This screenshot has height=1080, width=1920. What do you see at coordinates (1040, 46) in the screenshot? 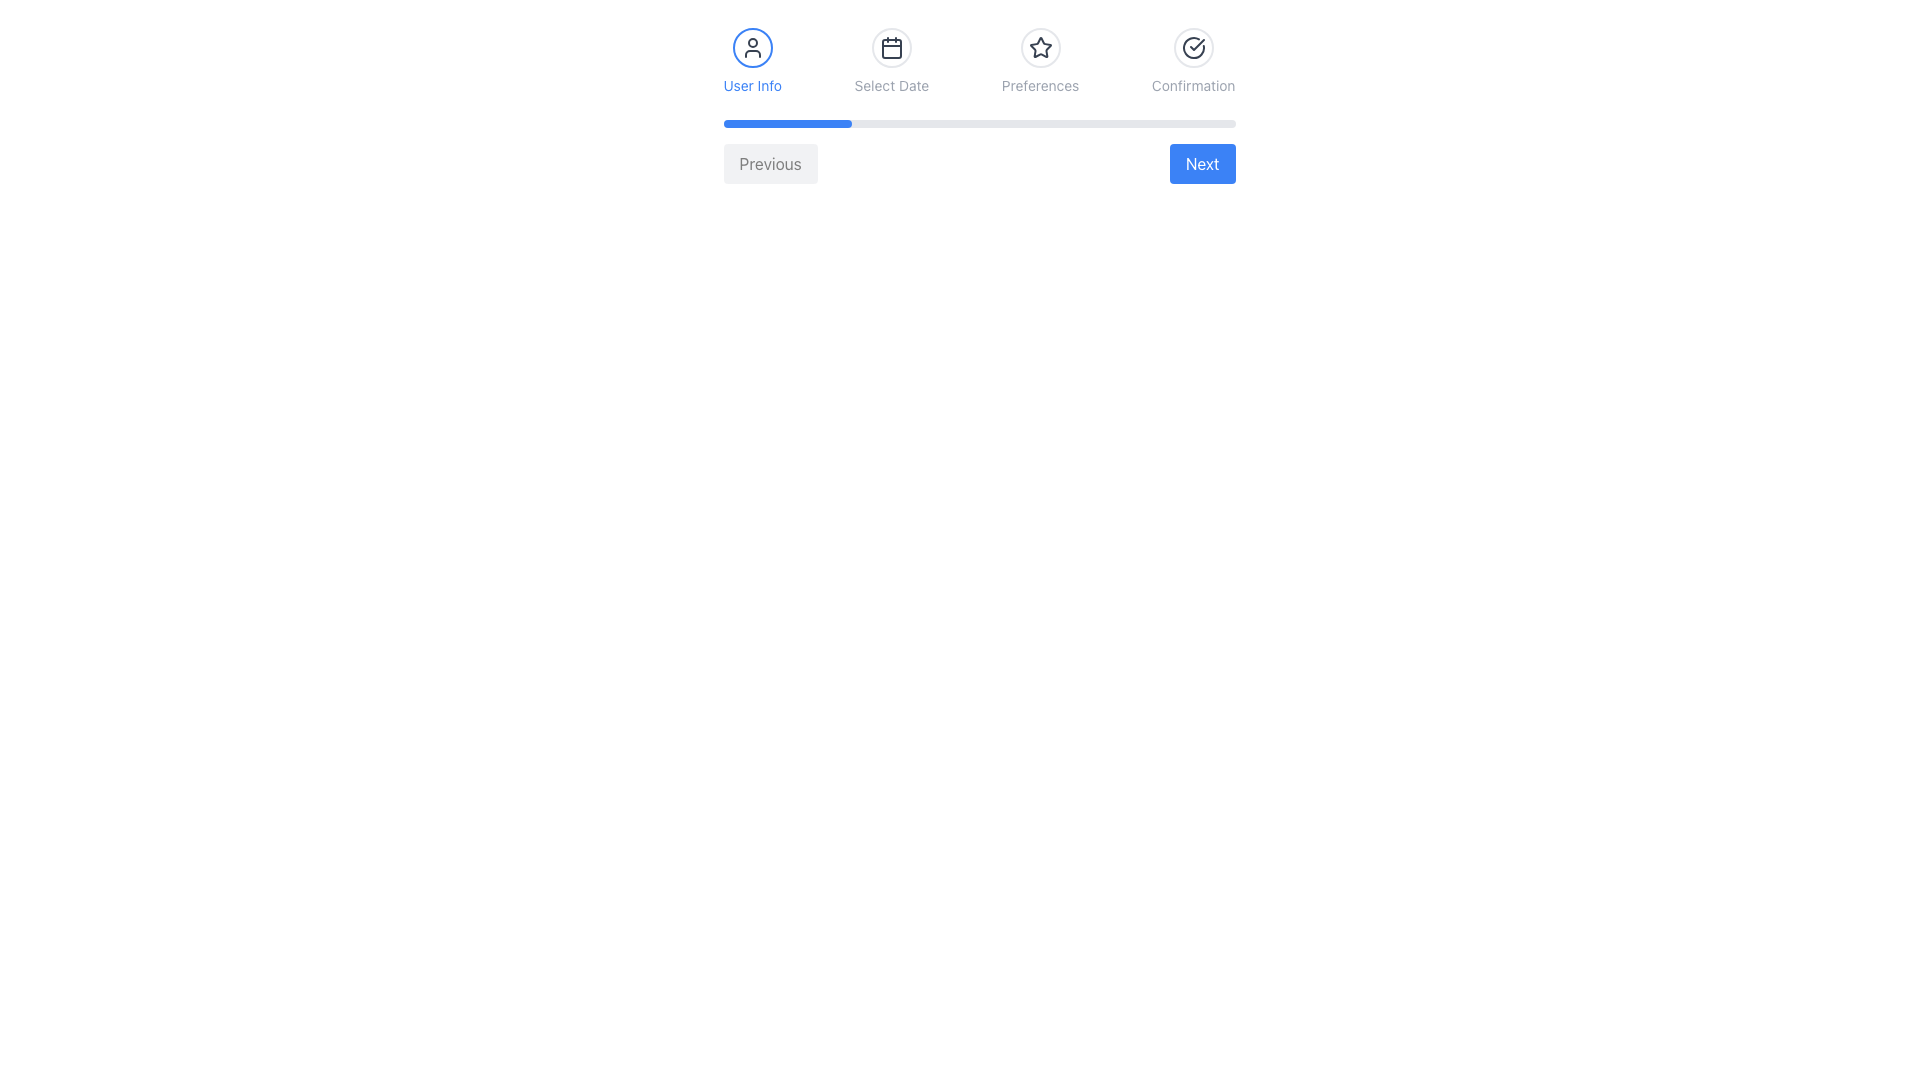
I see `the circular button with a gray border and a centered star icon, which is the third step in the horizontal step progress bar labeled 'Preferences'` at bounding box center [1040, 46].